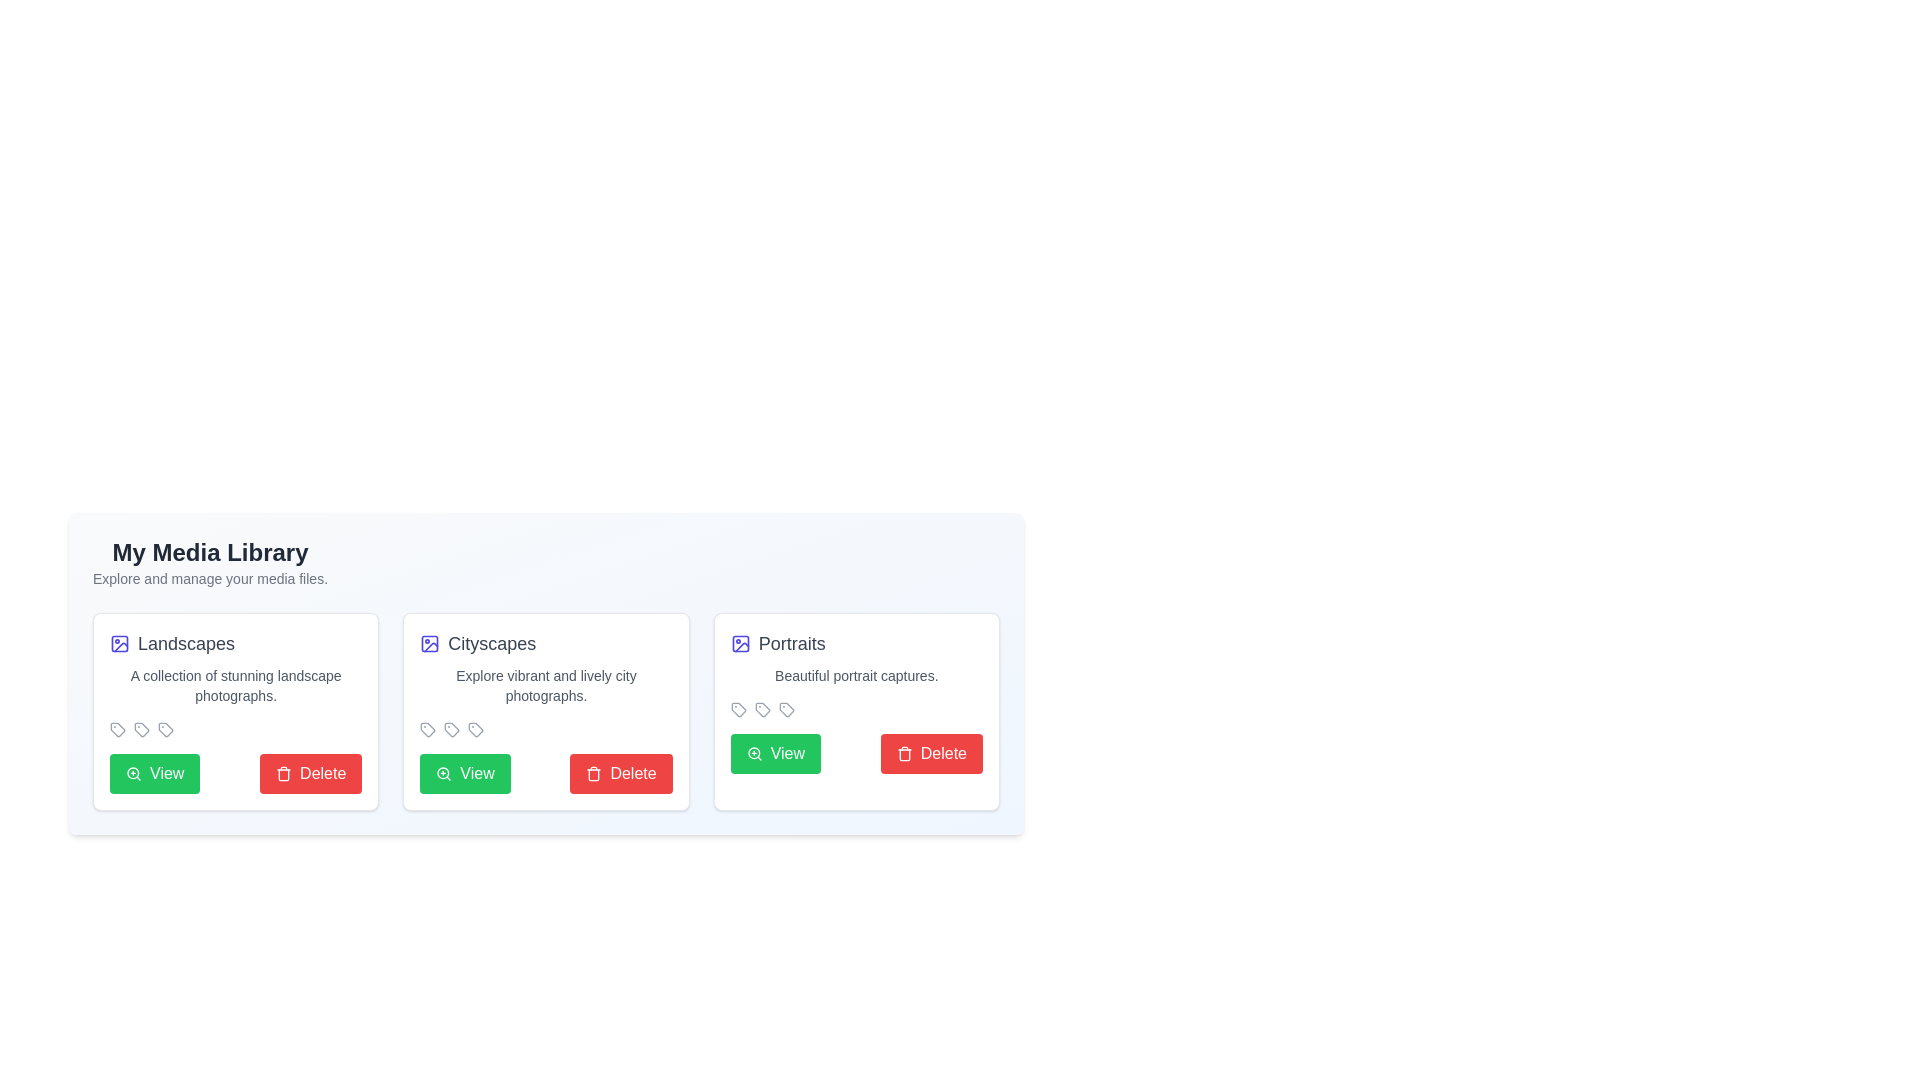  I want to click on the small gray price tag icon in the 'Landscapes' card of the 'My Media Library' interface, so click(117, 729).